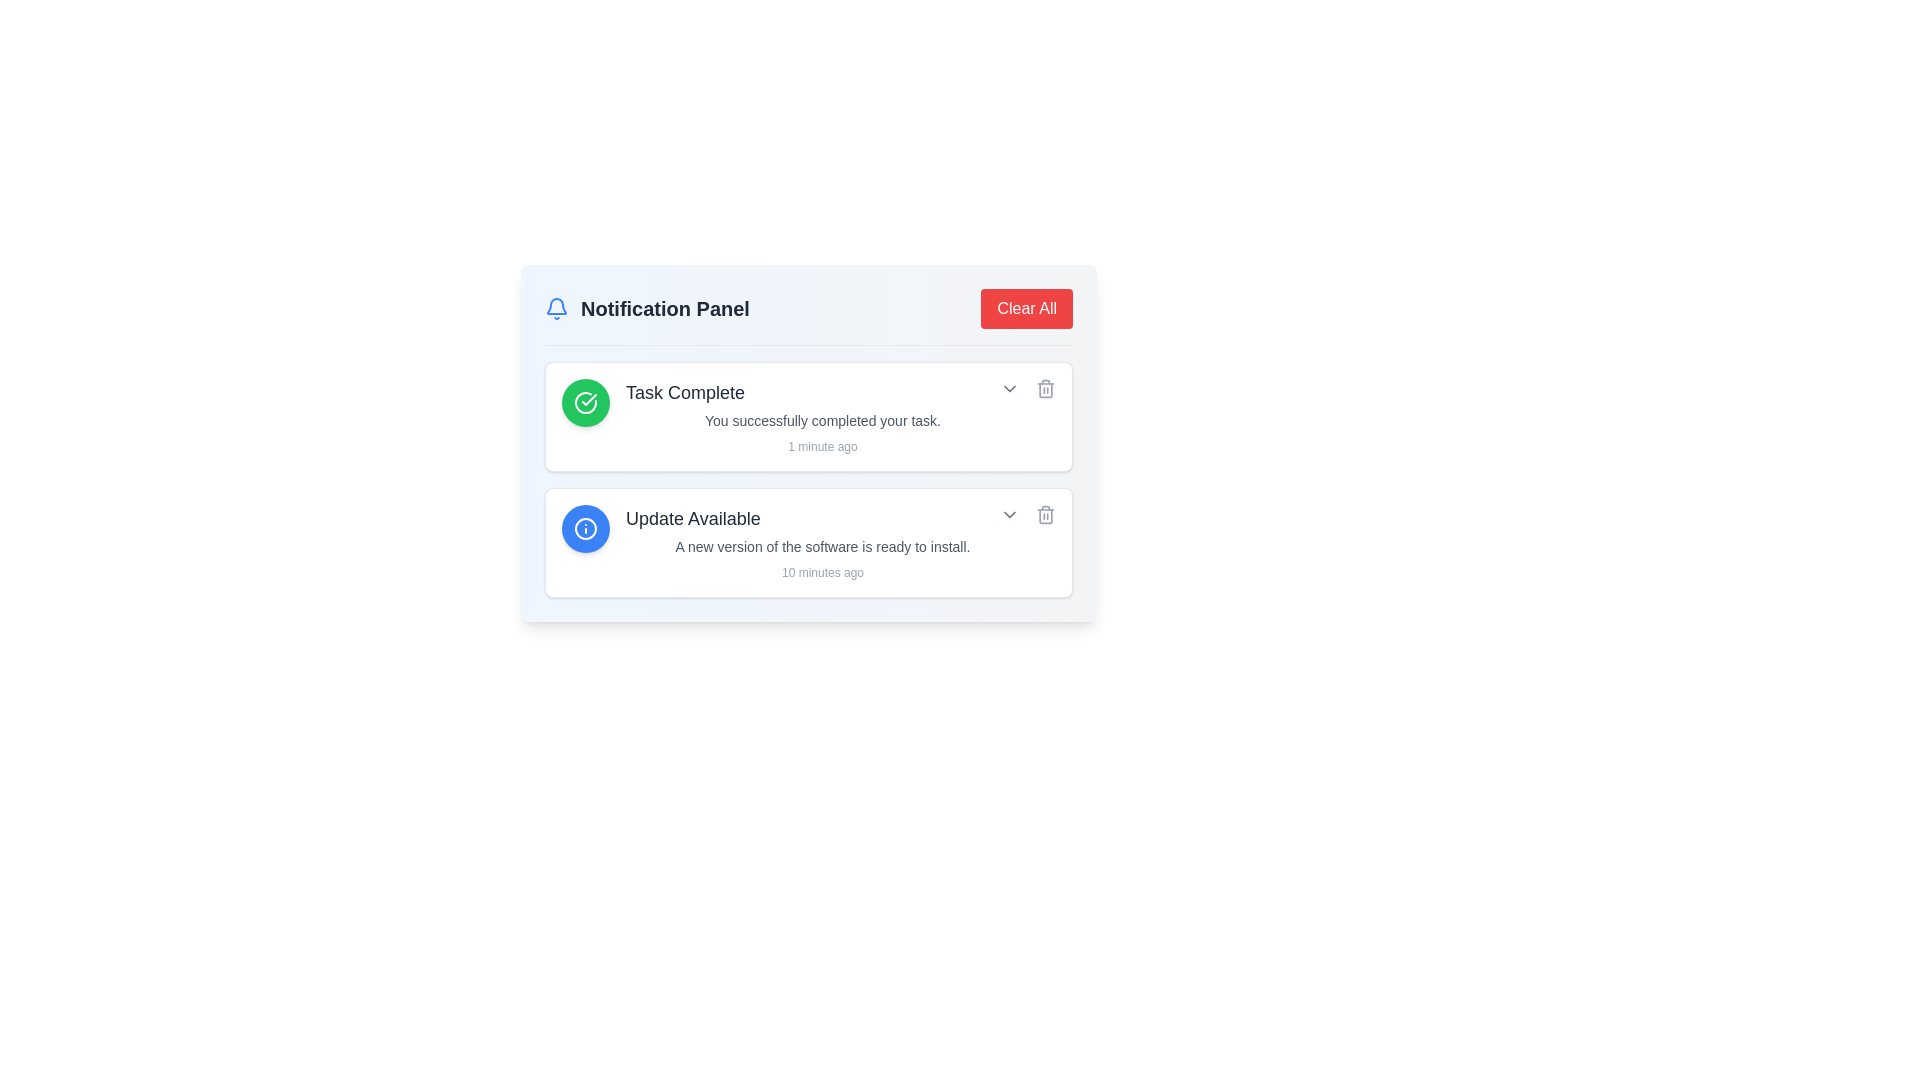  What do you see at coordinates (809, 543) in the screenshot?
I see `the second notification card in the notification panel` at bounding box center [809, 543].